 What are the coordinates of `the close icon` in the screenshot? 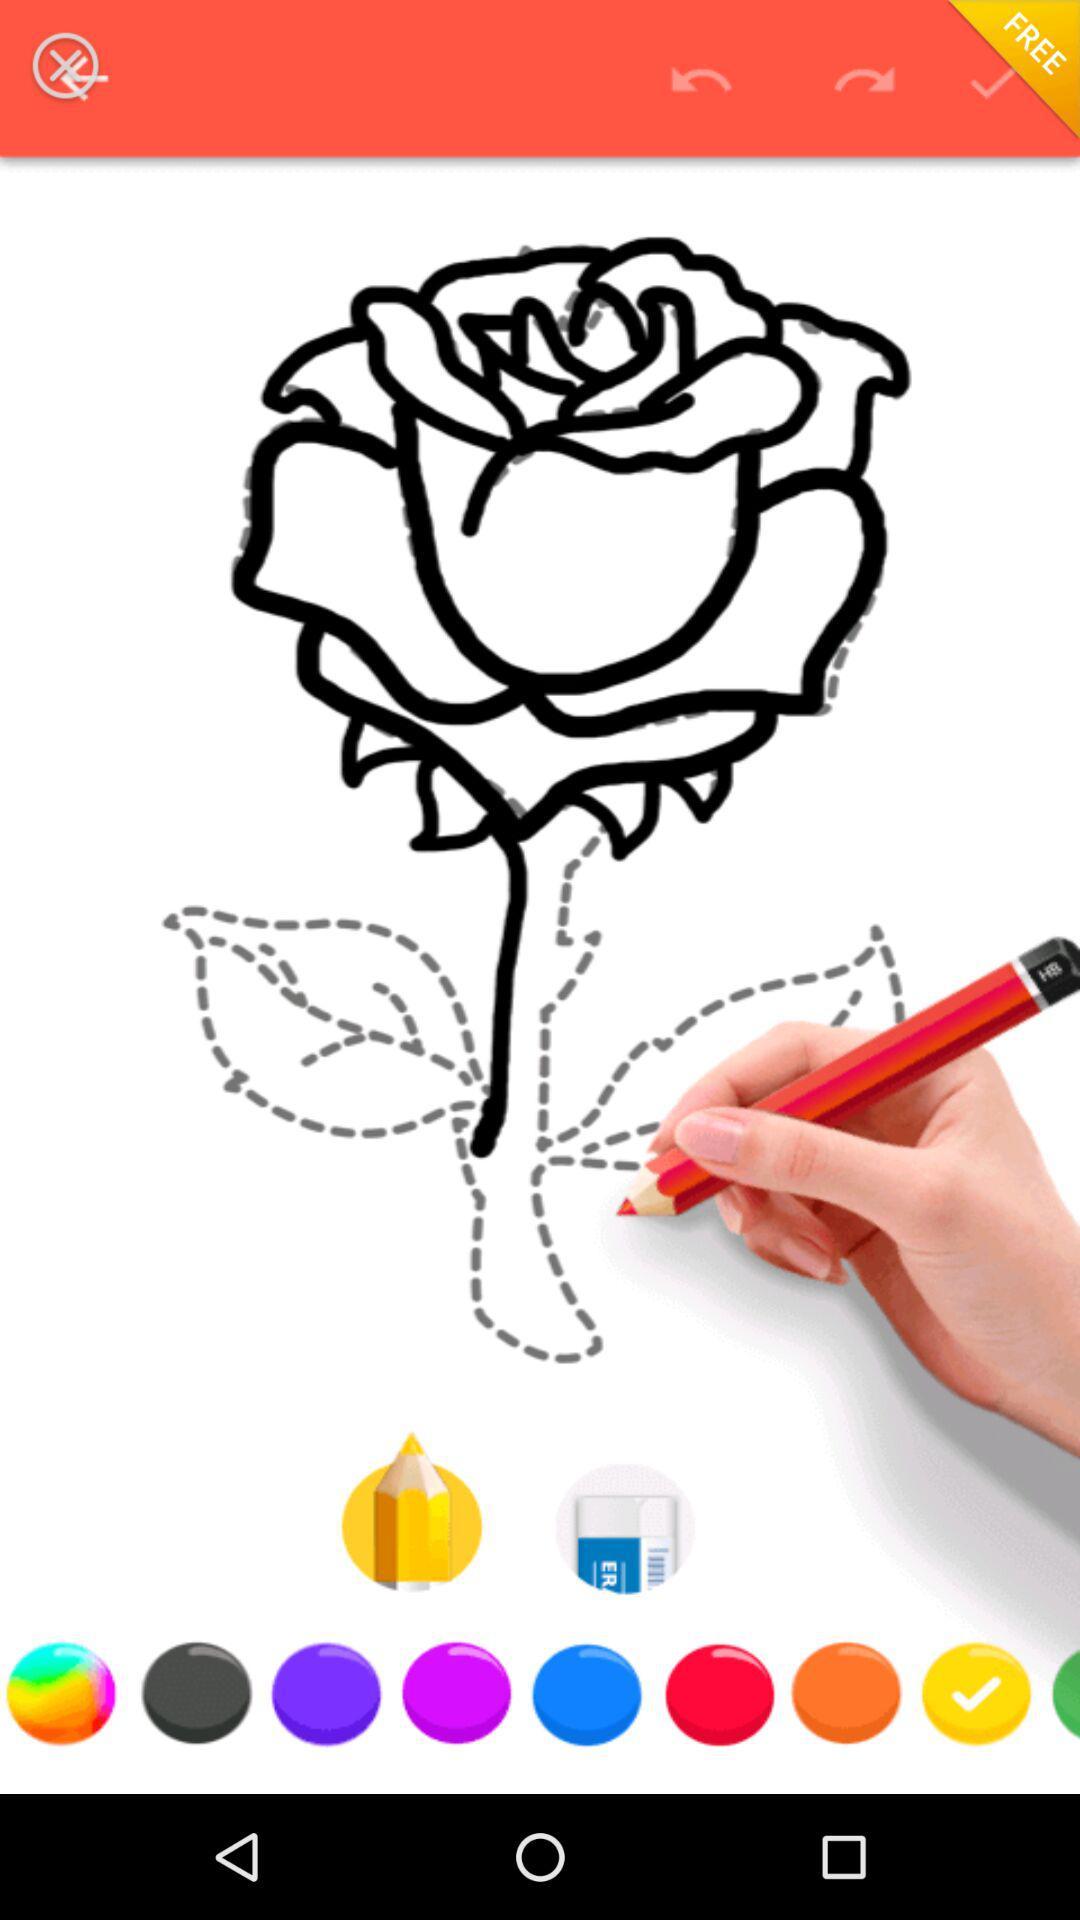 It's located at (64, 65).